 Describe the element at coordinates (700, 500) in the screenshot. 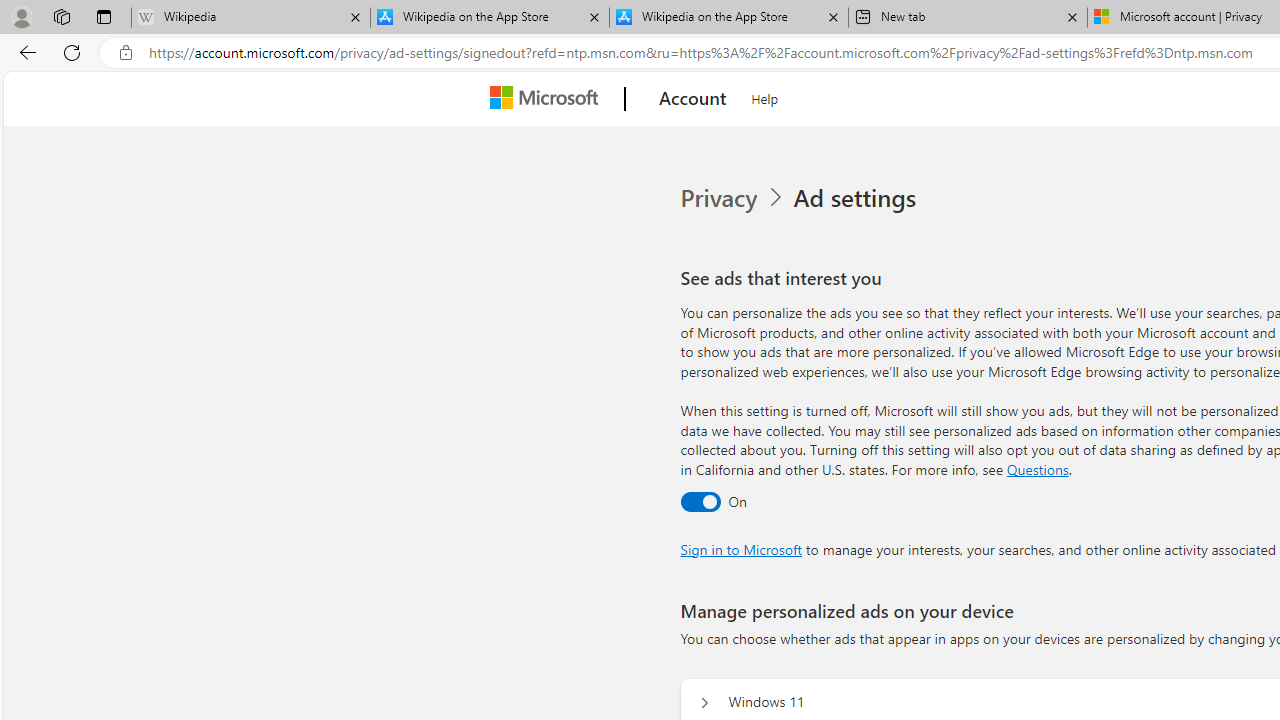

I see `'Ad settings toggle'` at that location.